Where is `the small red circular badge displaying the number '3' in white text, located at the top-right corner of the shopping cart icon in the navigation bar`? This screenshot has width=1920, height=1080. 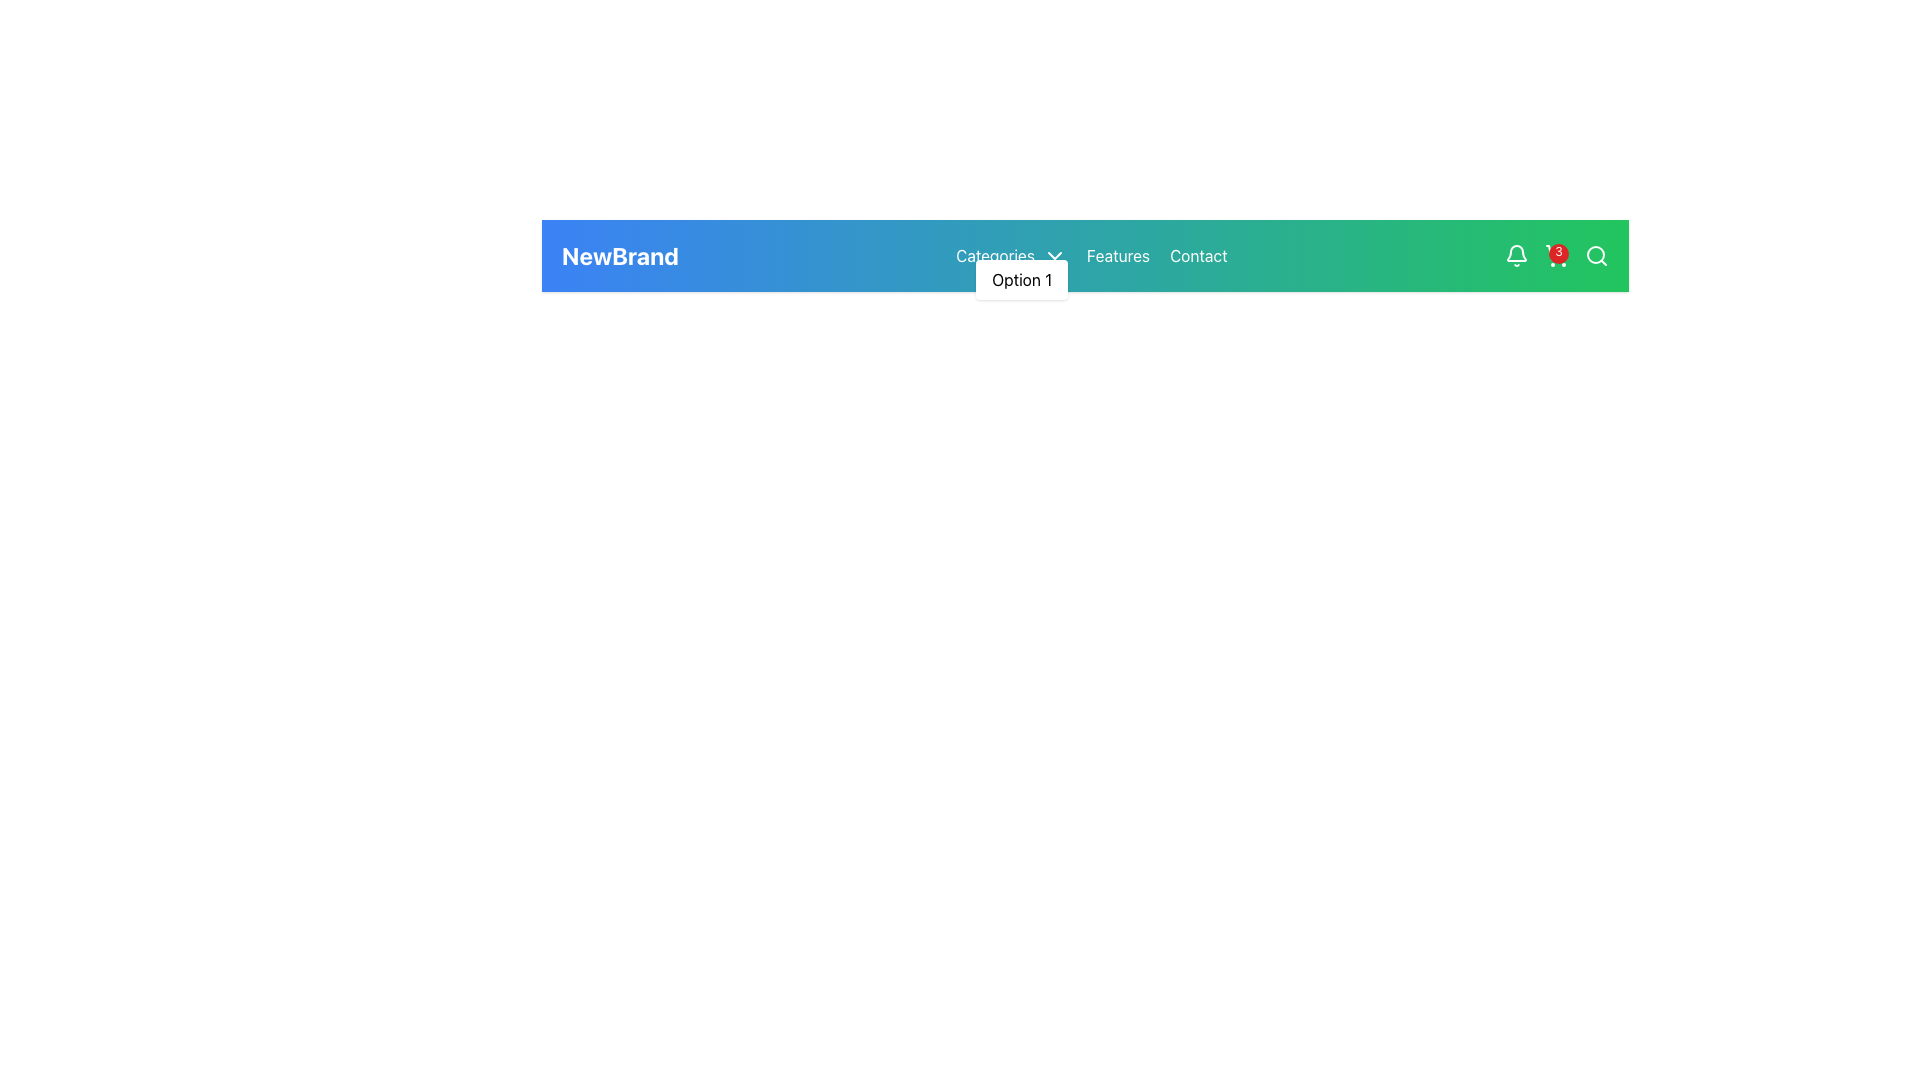 the small red circular badge displaying the number '3' in white text, located at the top-right corner of the shopping cart icon in the navigation bar is located at coordinates (1558, 253).